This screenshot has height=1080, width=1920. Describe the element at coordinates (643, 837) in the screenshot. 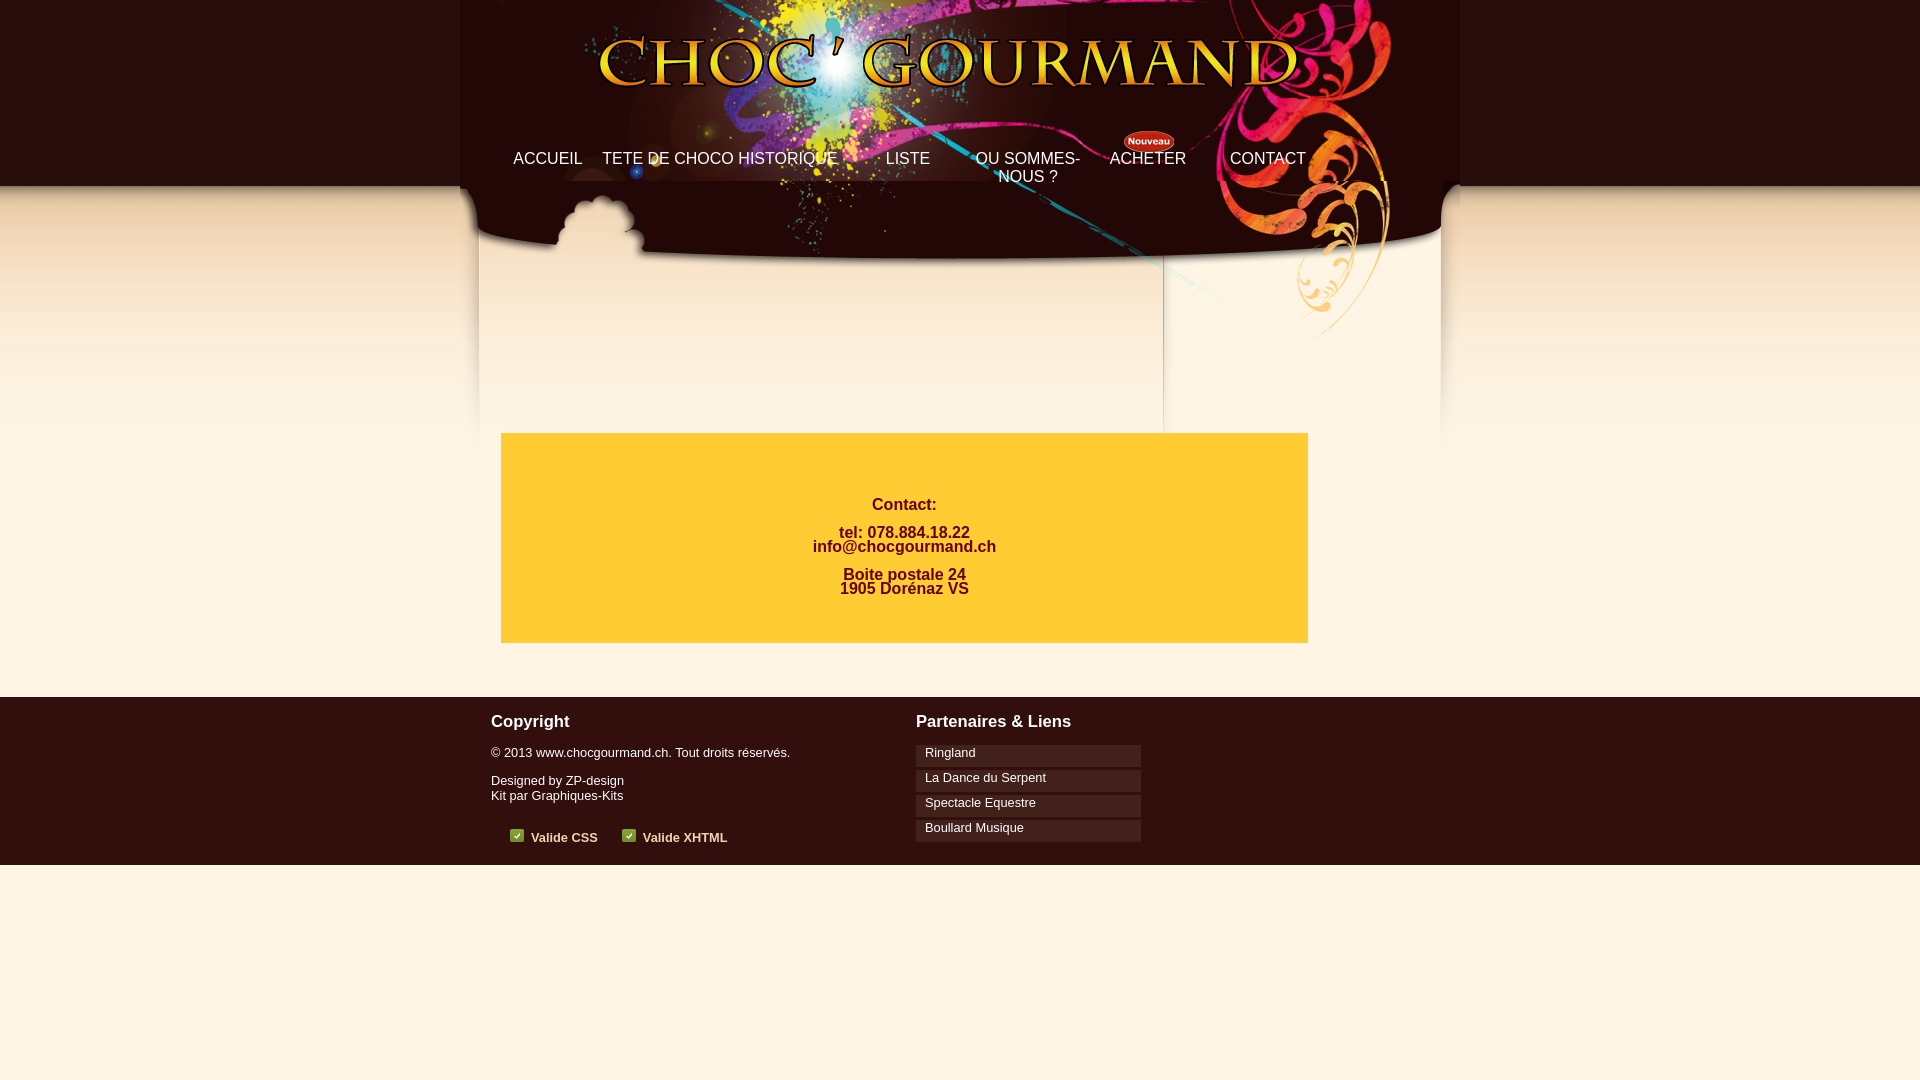

I see `'Valide XHTML'` at that location.